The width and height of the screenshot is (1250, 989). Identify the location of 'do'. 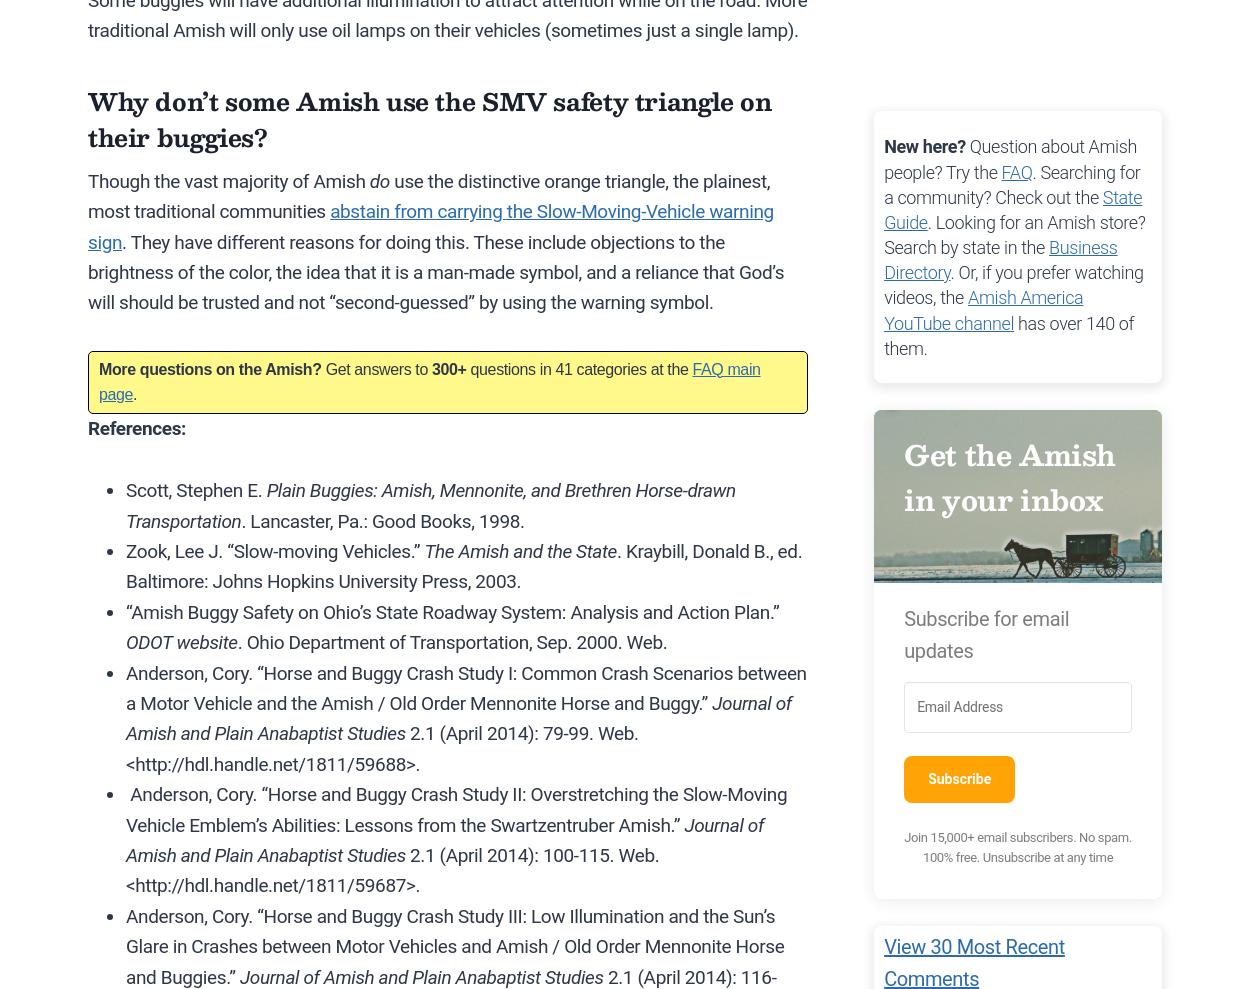
(379, 180).